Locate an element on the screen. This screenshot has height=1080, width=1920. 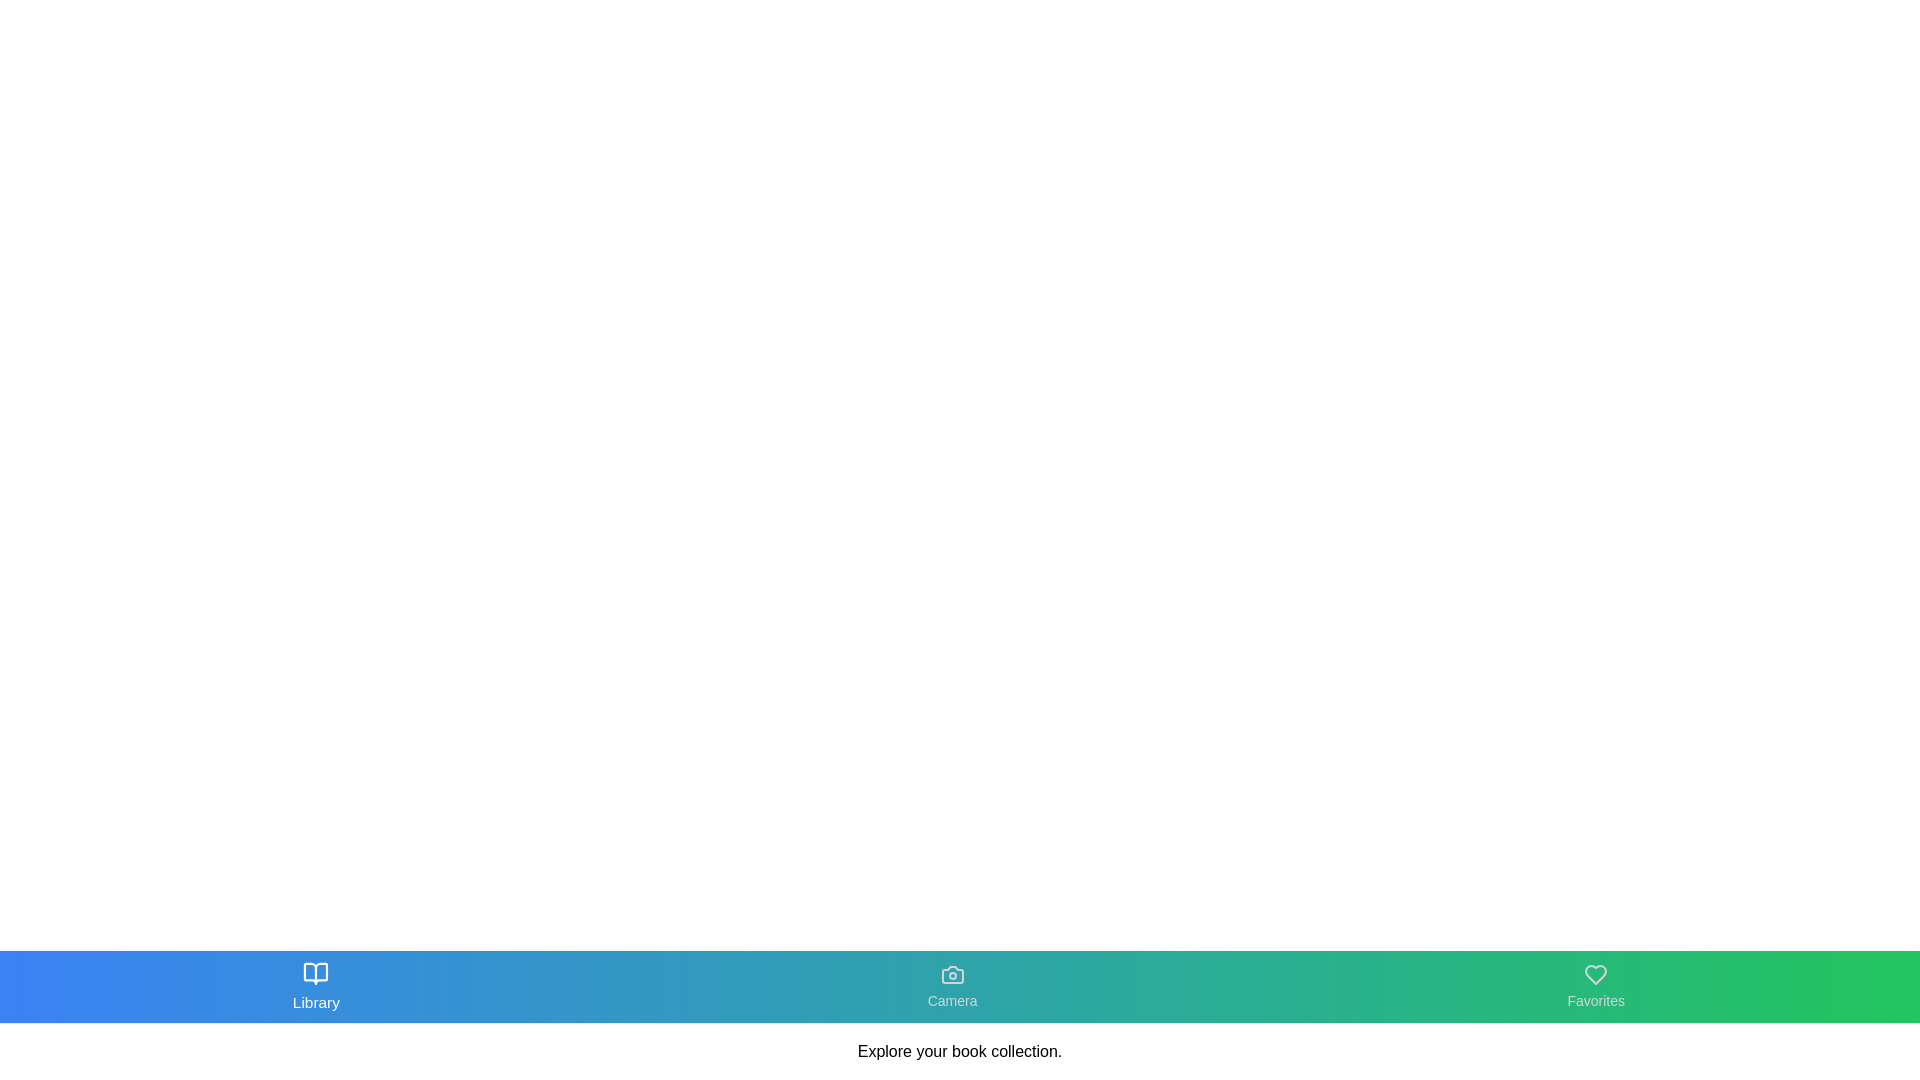
the Camera tab in the navigation bar is located at coordinates (950, 986).